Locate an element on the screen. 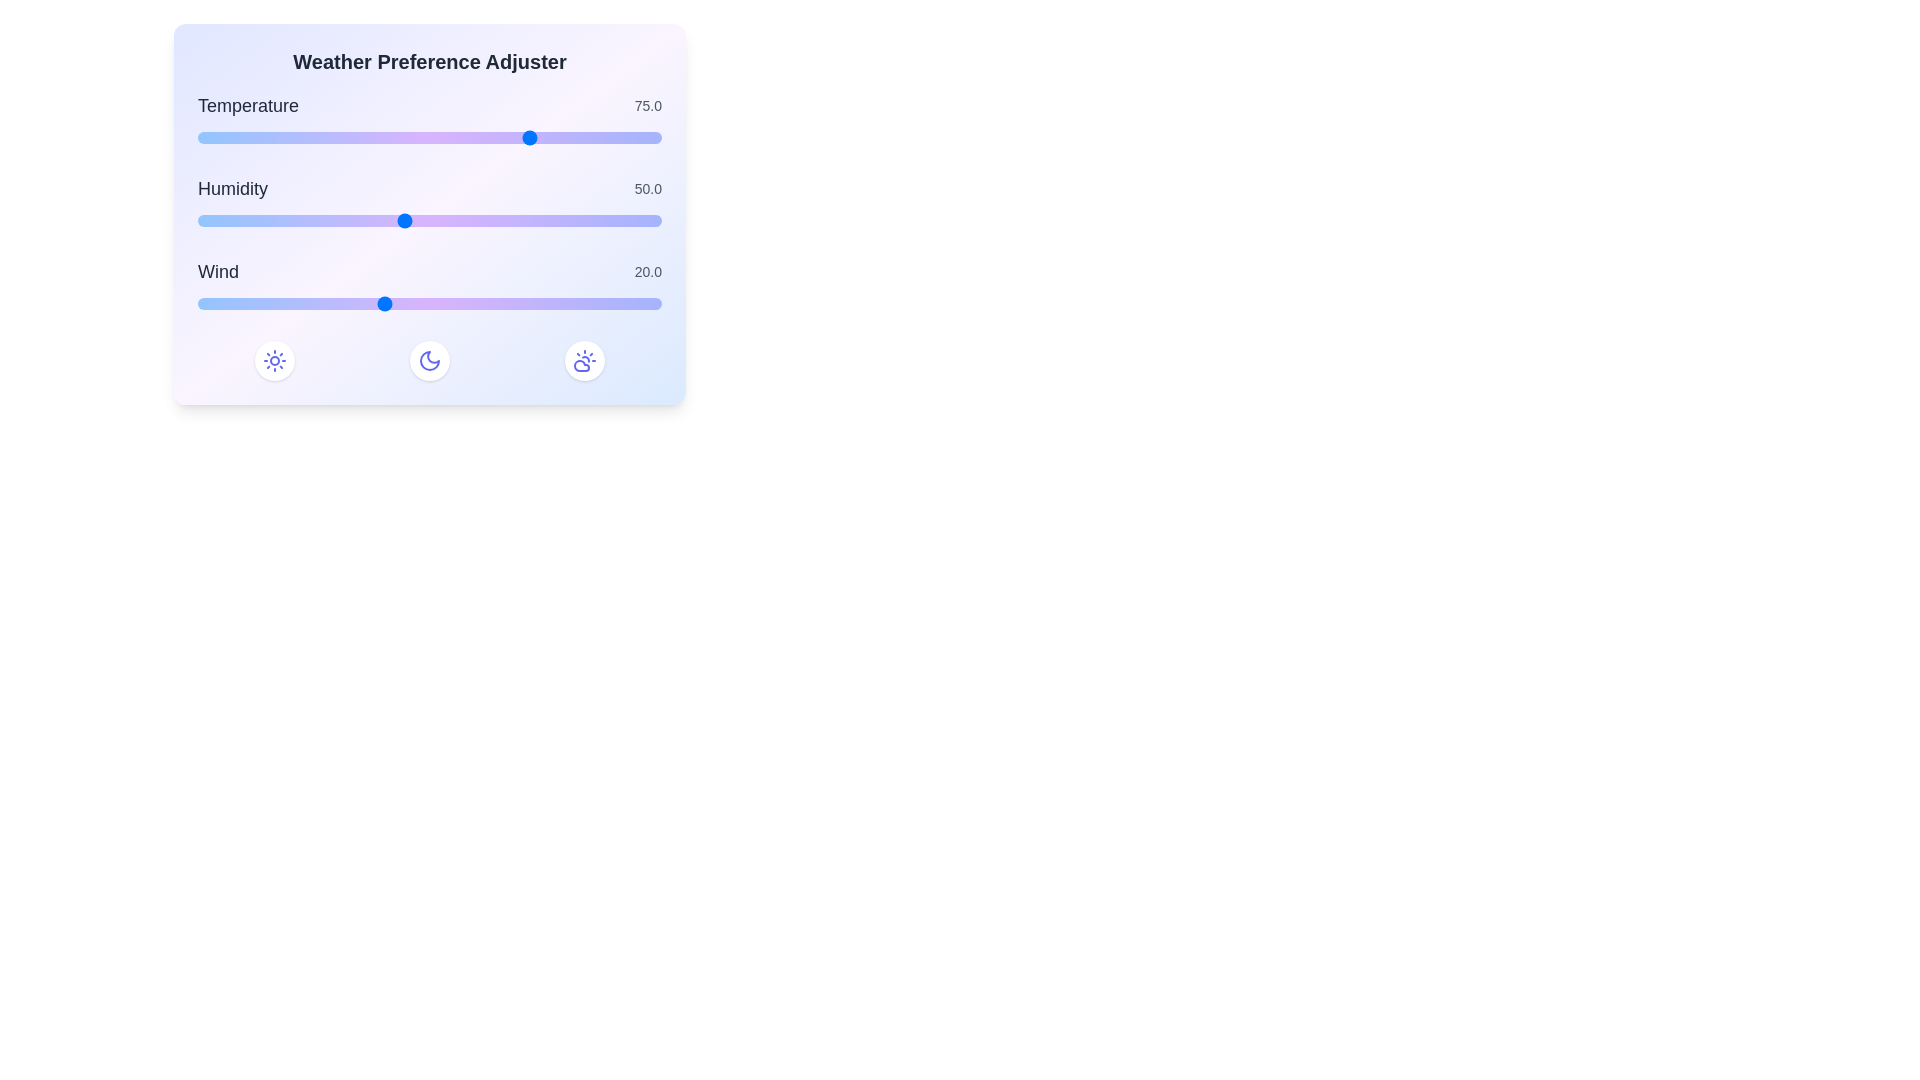  the circular button with a cloud and sunlight icon is located at coordinates (583, 361).